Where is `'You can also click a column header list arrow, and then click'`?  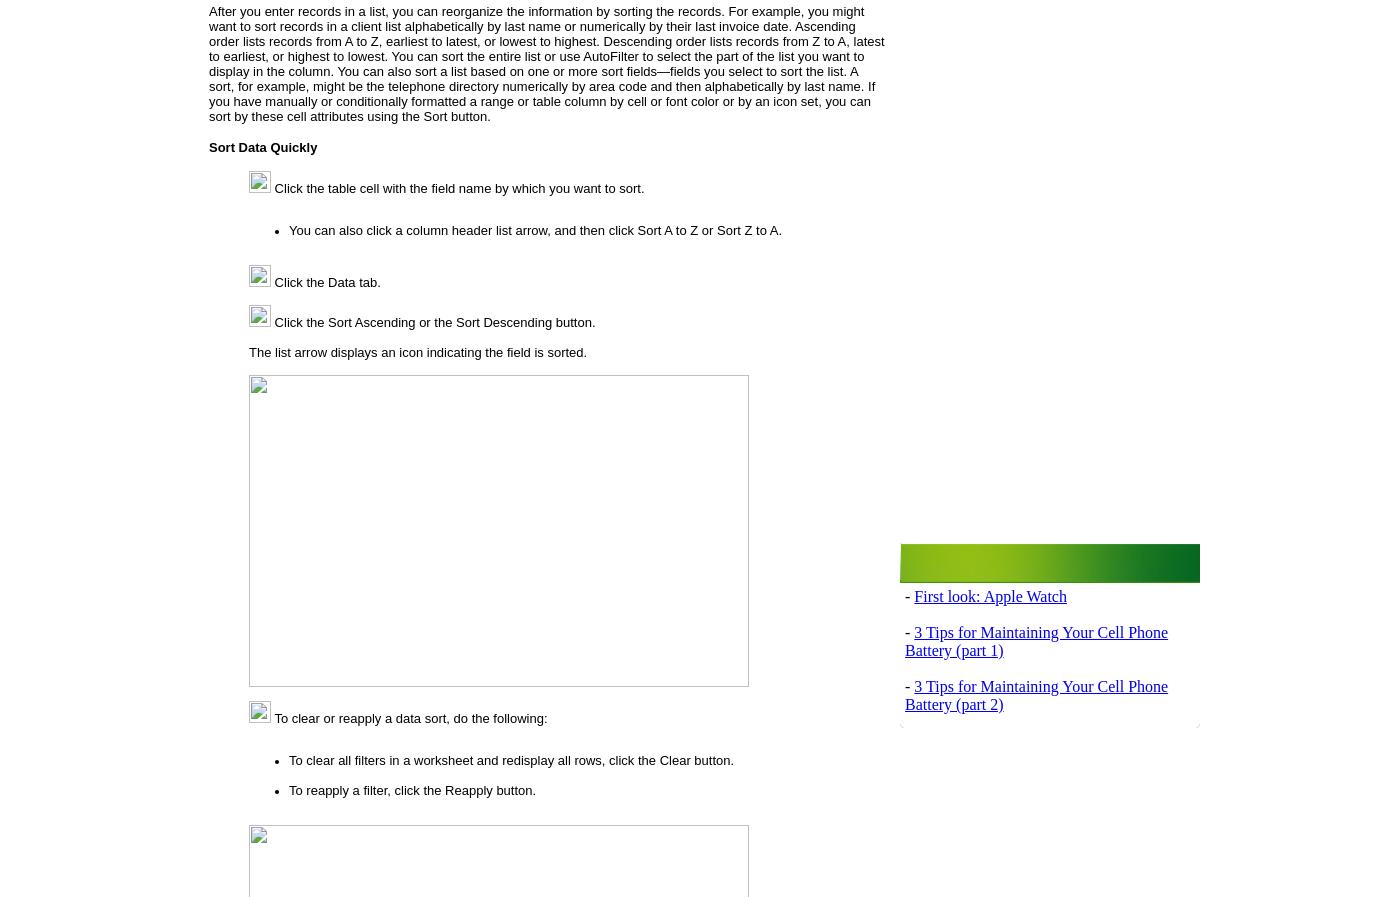
'You can also click a column header list arrow, and then click' is located at coordinates (288, 228).